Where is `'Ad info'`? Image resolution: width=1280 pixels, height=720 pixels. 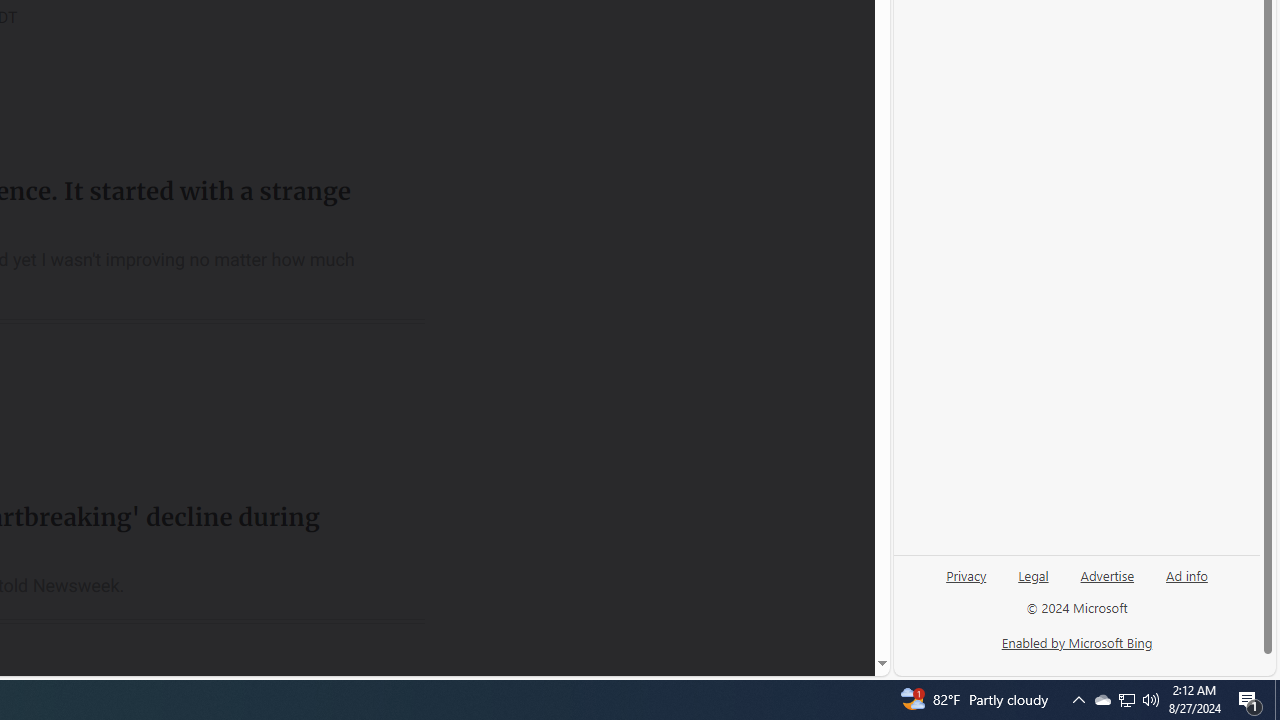
'Ad info' is located at coordinates (1187, 574).